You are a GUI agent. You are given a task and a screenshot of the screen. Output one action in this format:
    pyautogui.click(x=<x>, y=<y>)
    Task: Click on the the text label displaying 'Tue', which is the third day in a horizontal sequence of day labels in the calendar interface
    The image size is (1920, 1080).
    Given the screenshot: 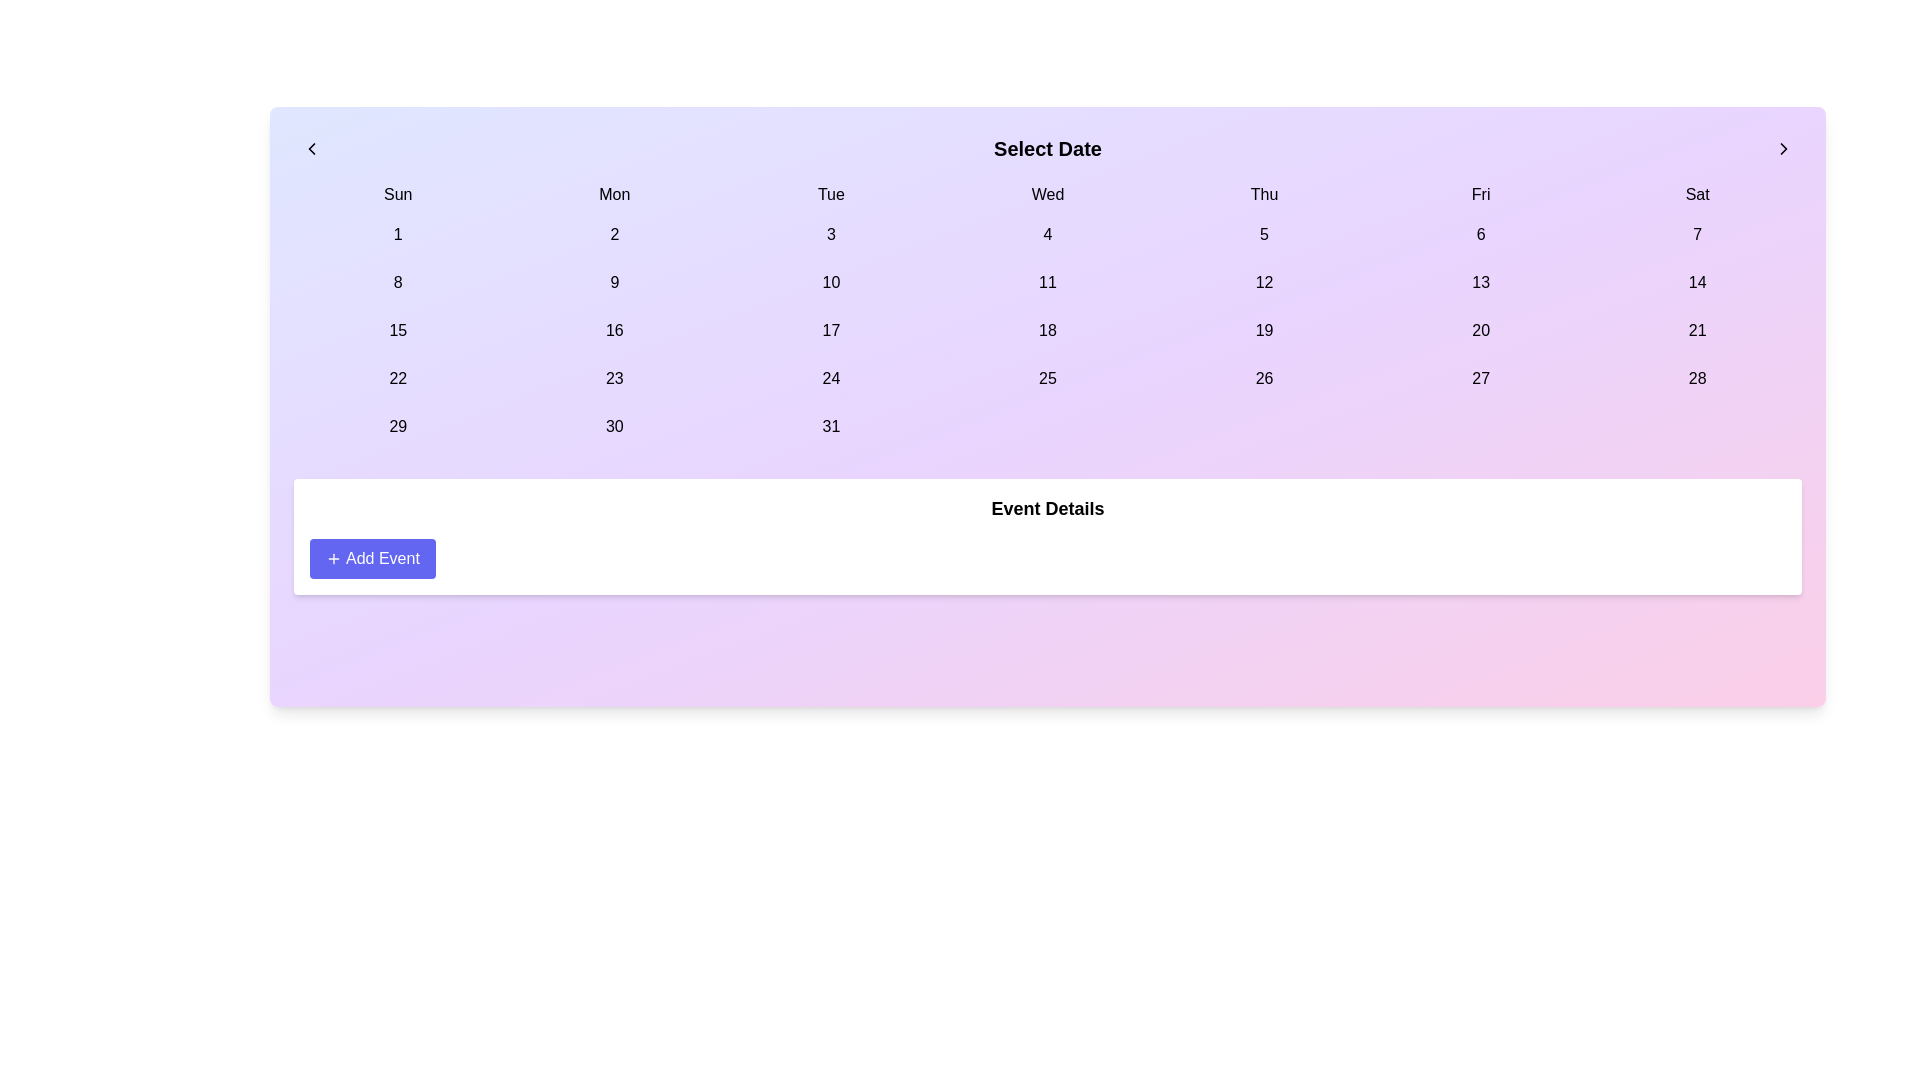 What is the action you would take?
    pyautogui.click(x=831, y=195)
    